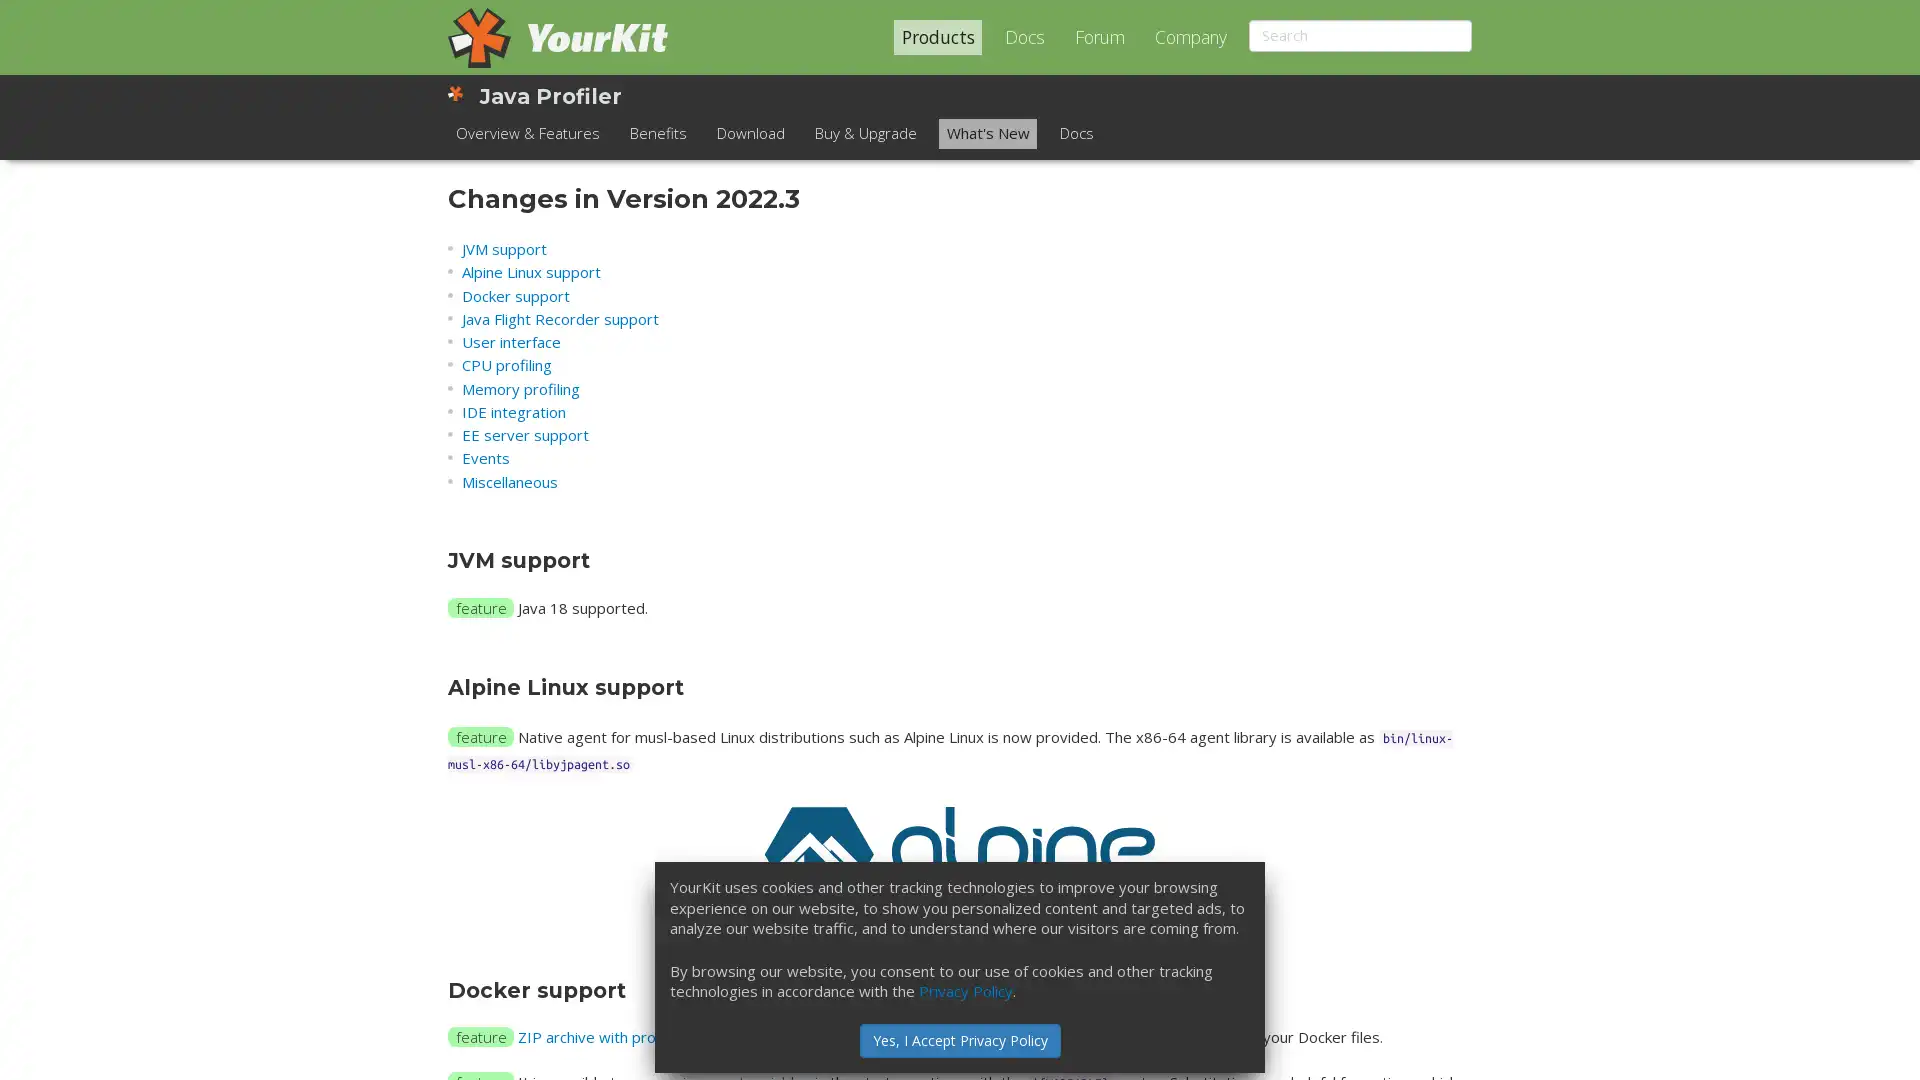 The image size is (1920, 1080). I want to click on Yes, I Accept Privacy Policy, so click(958, 1039).